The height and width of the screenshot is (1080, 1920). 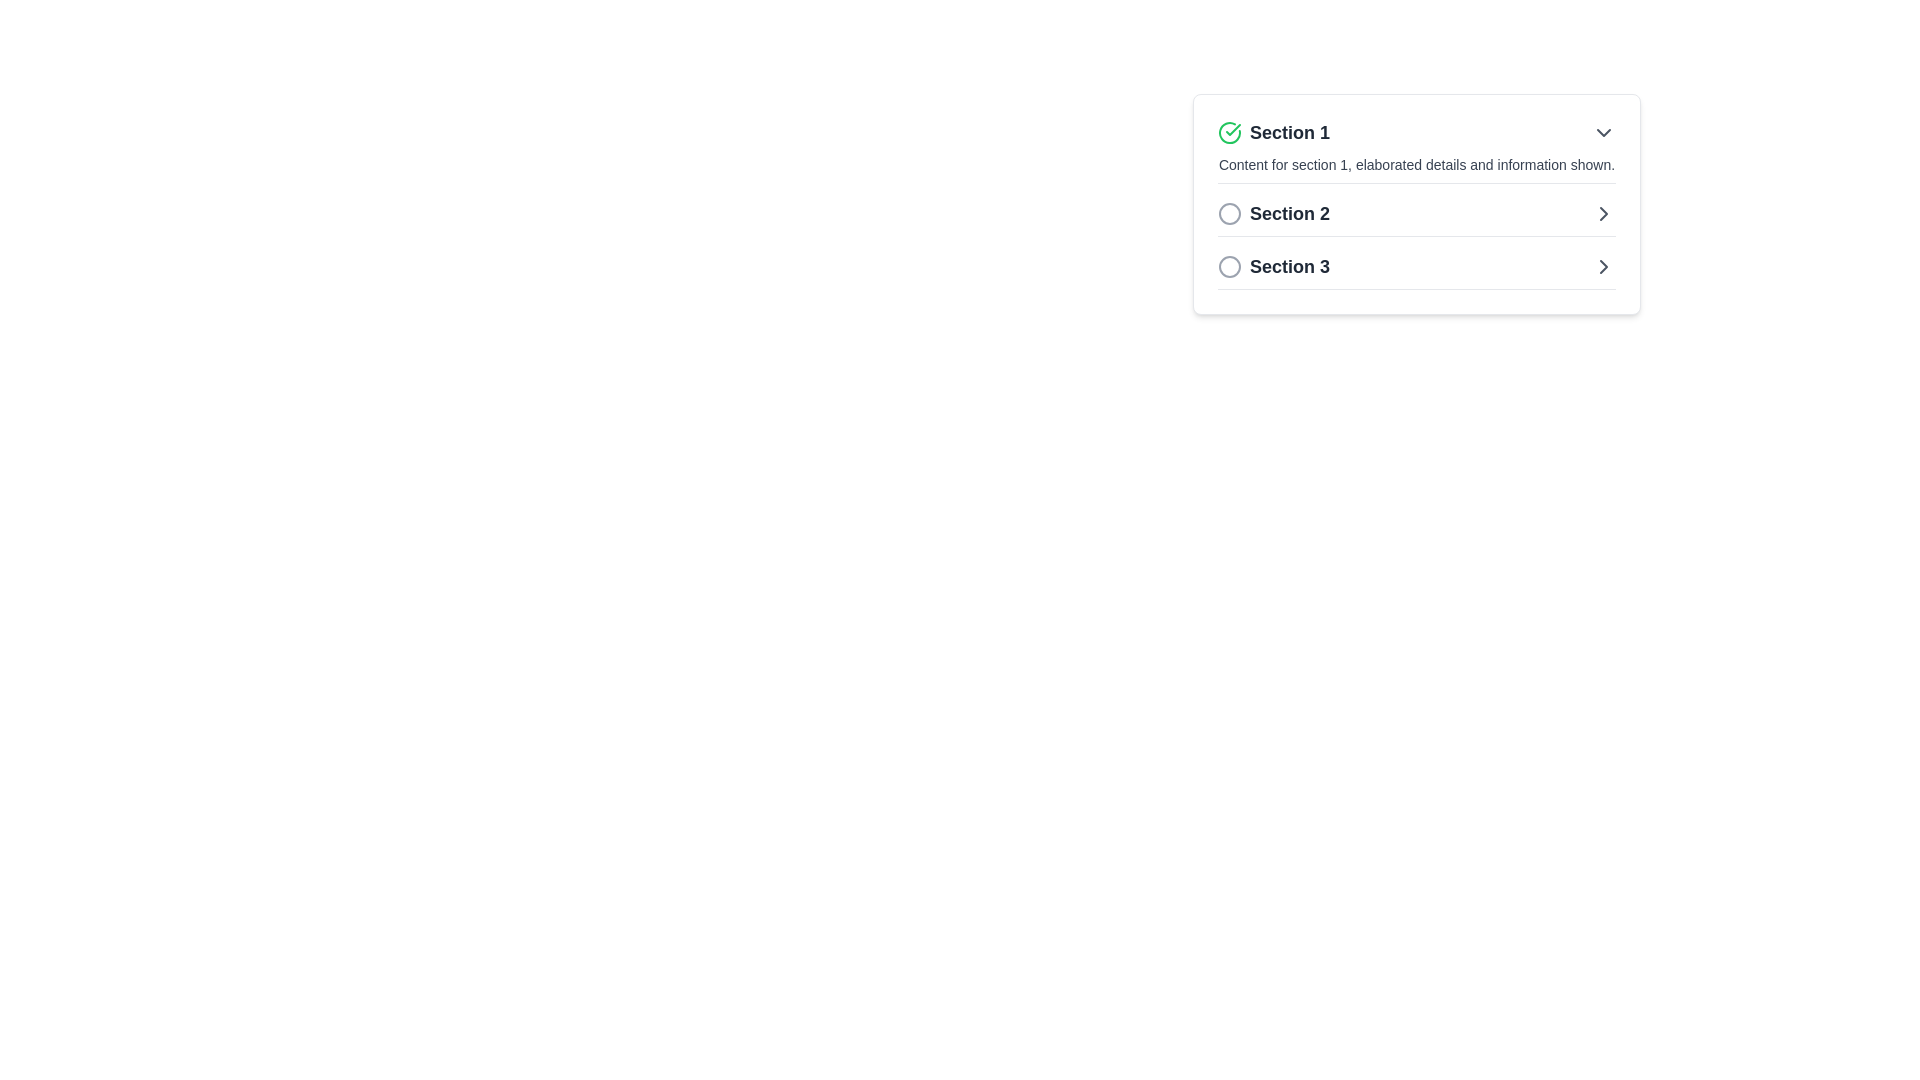 I want to click on the unselected radio button, which is a circular icon styled as a thin outlined circle, located to the left of the text 'Section 3' in a vertically aligned list of sections, so click(x=1228, y=265).